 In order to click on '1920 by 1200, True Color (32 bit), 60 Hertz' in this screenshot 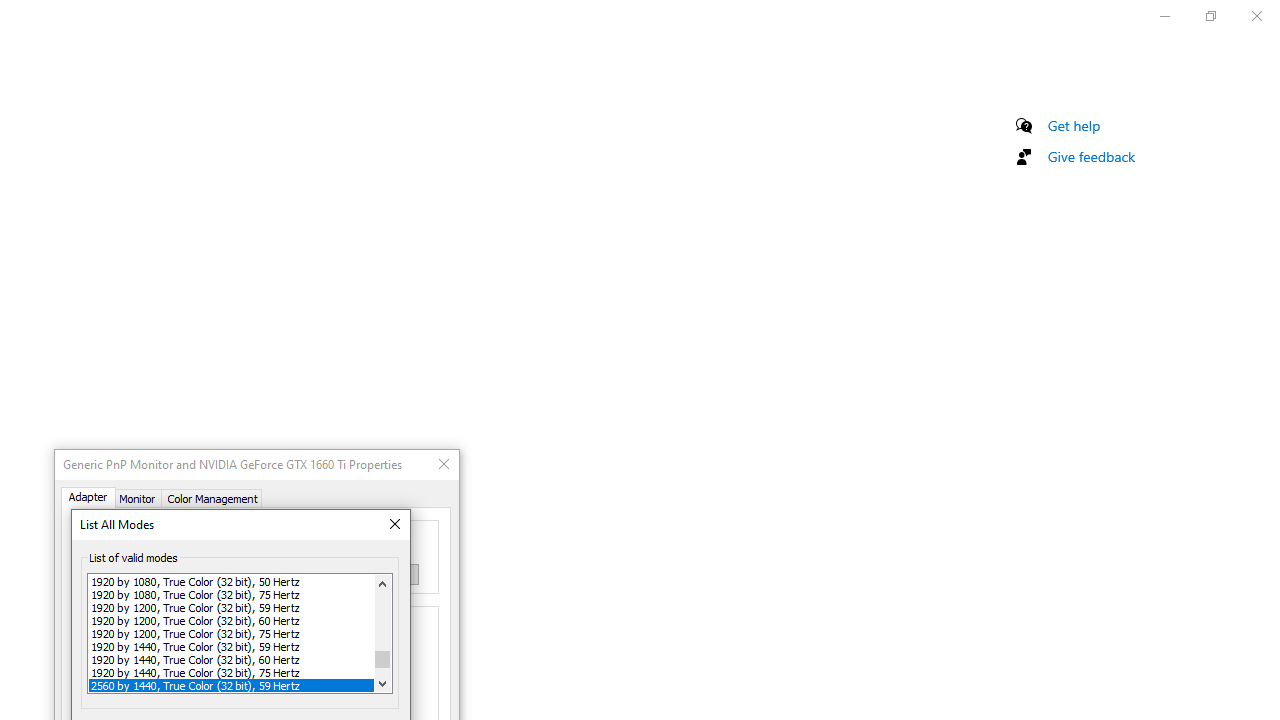, I will do `click(231, 619)`.